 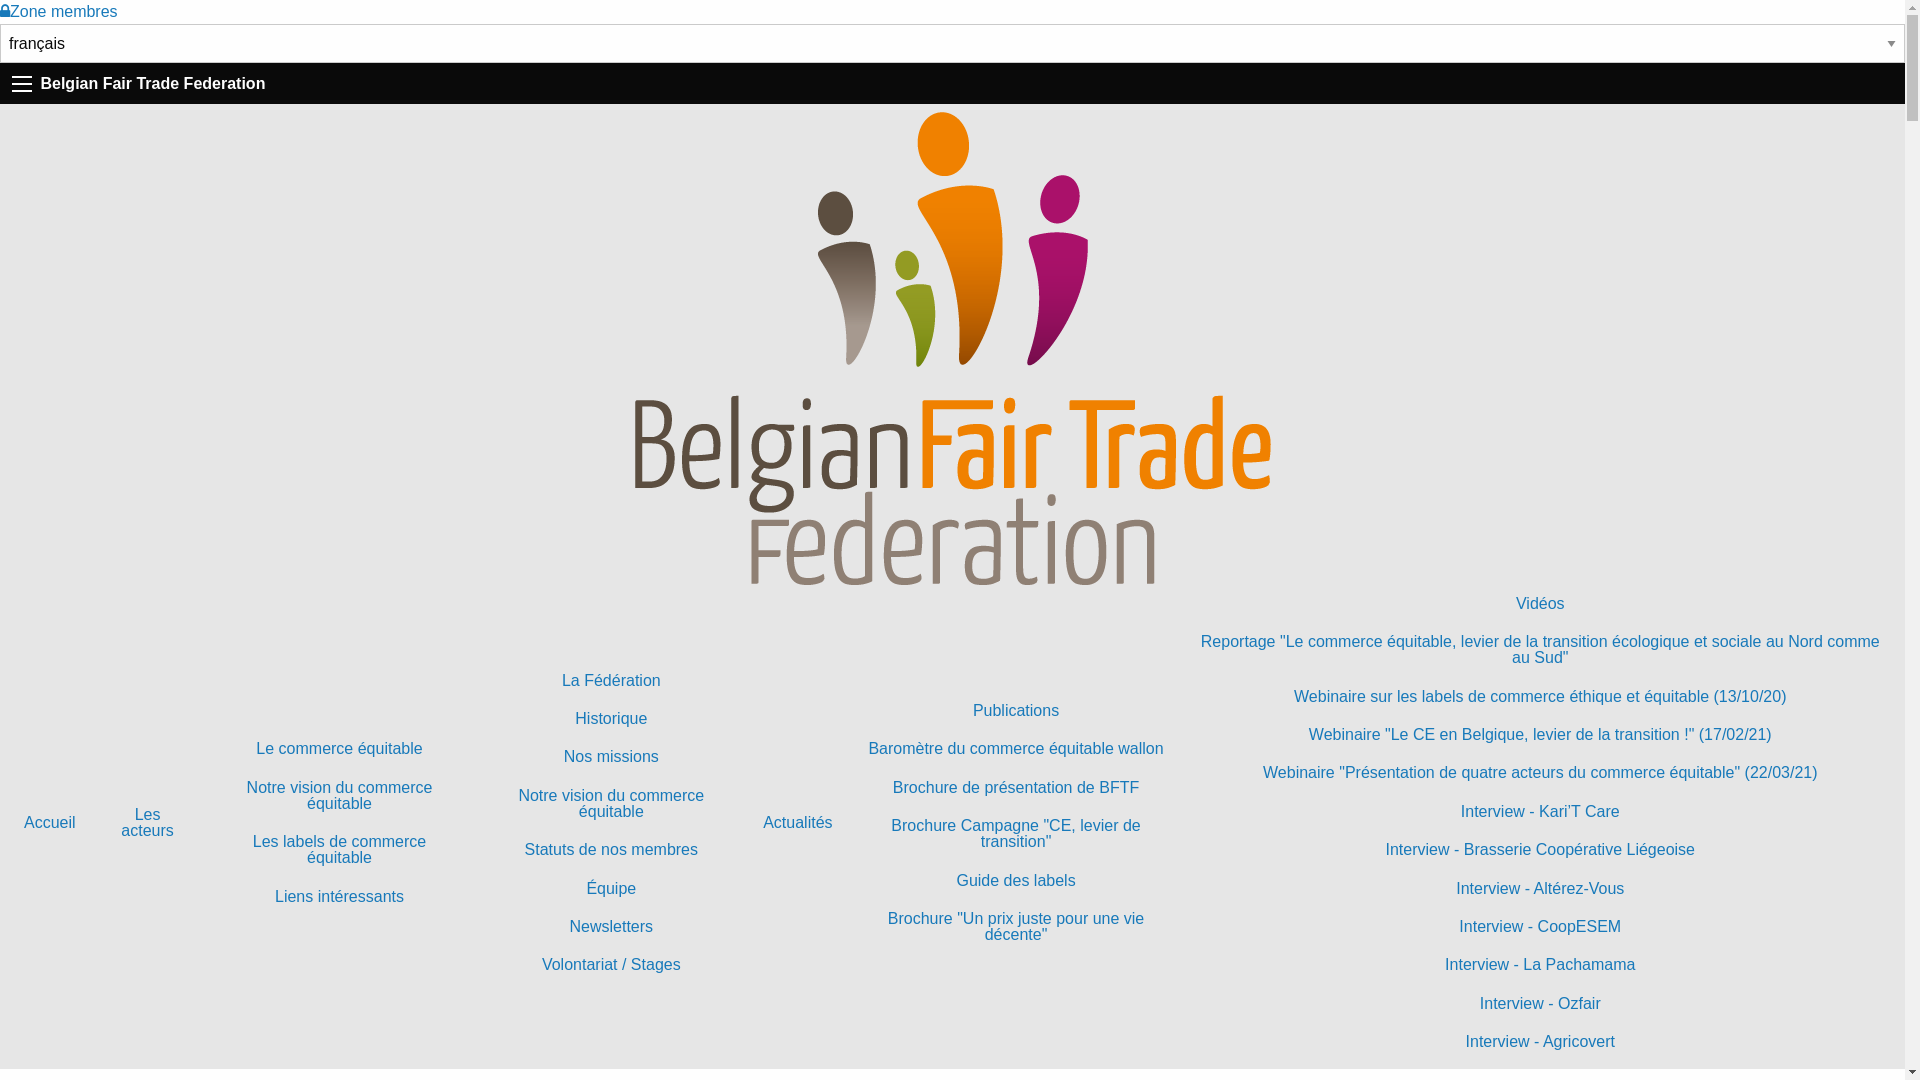 I want to click on 'Zone membres', so click(x=58, y=11).